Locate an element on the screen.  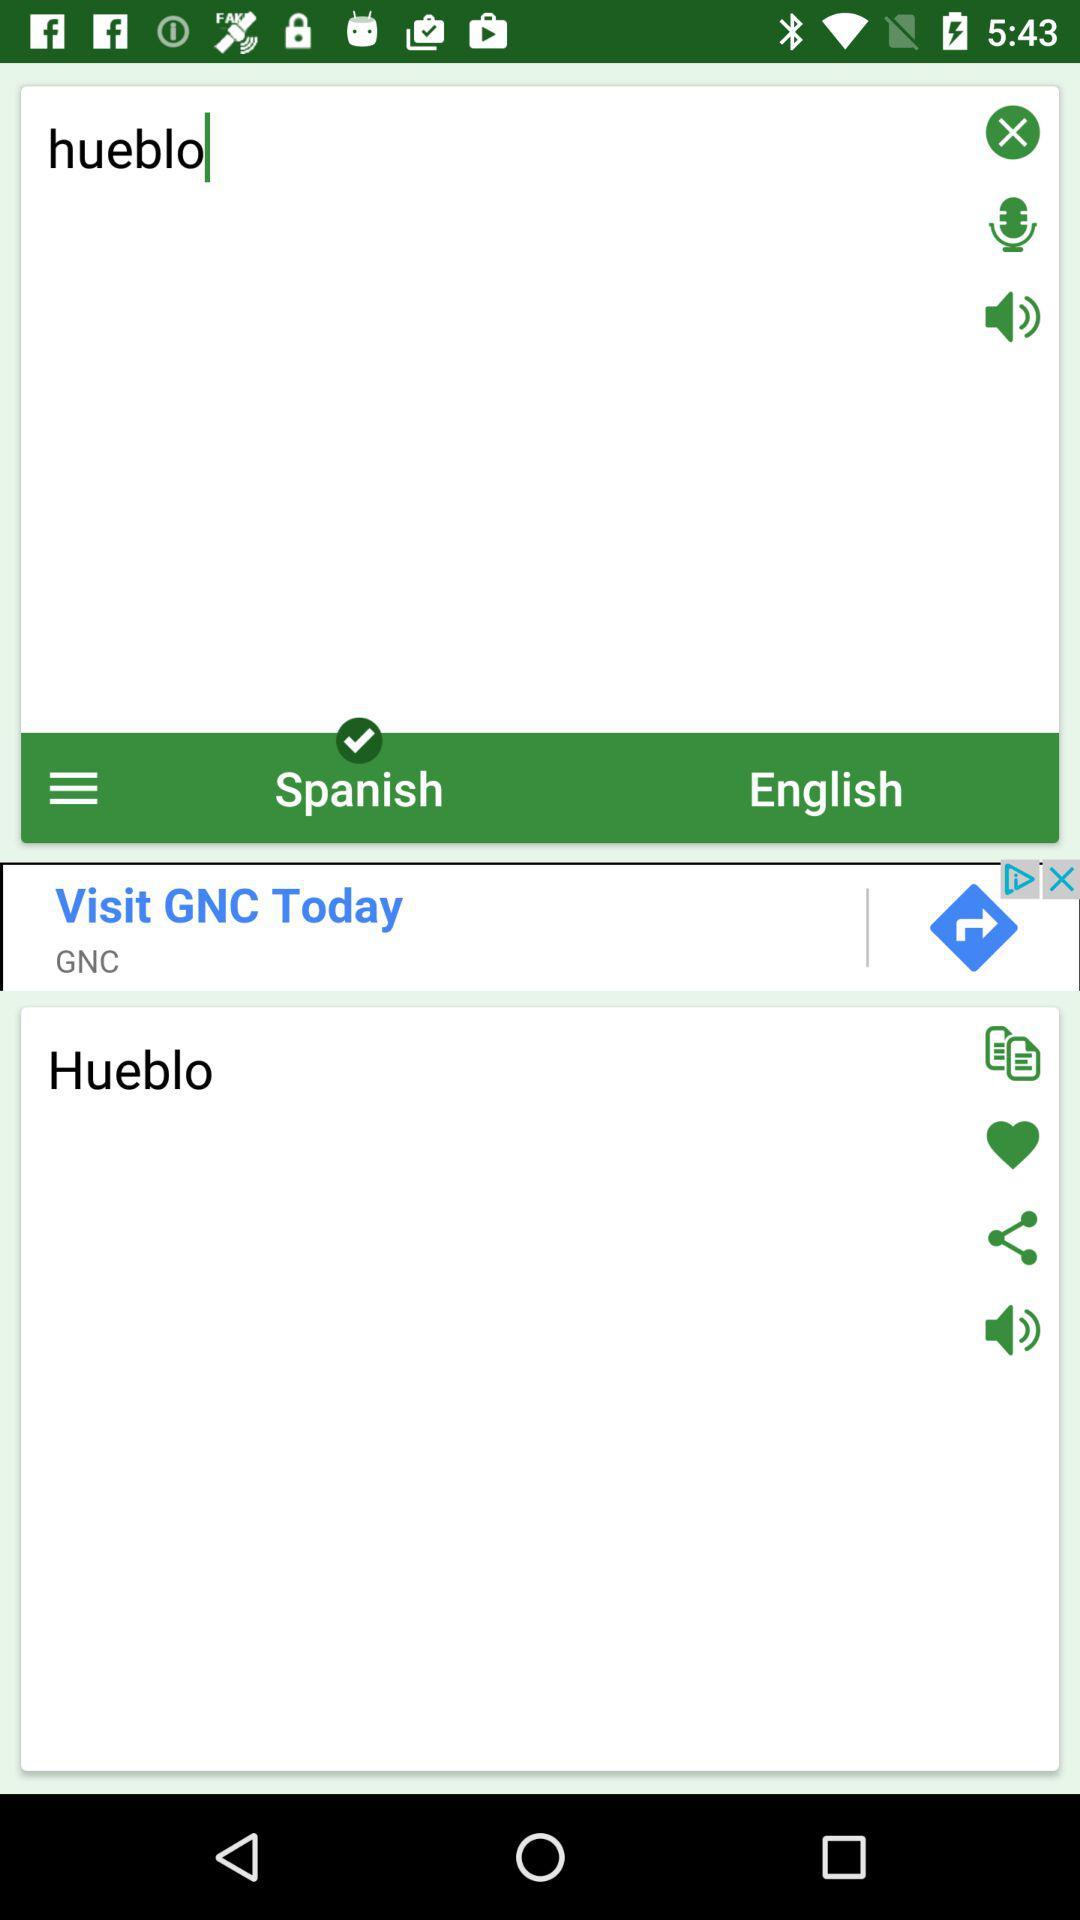
share is located at coordinates (1012, 1236).